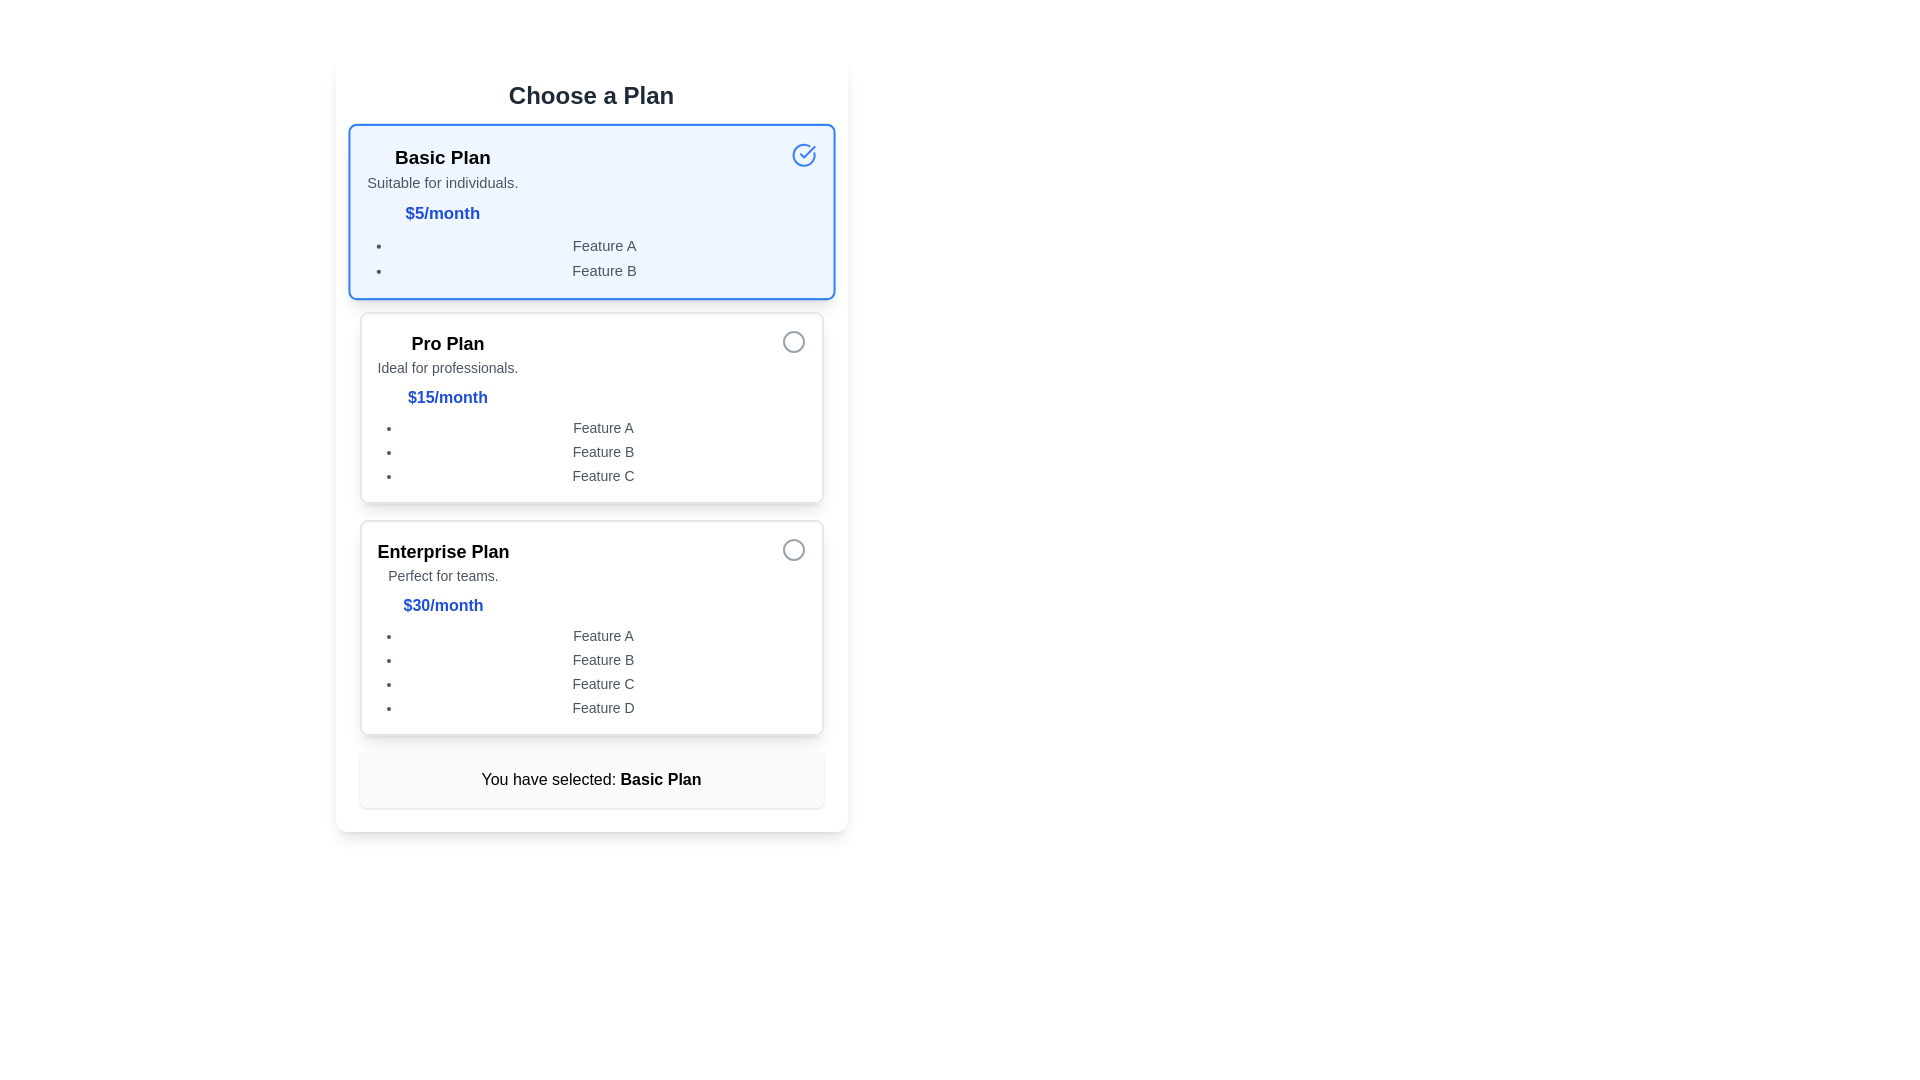  Describe the element at coordinates (602, 707) in the screenshot. I see `the static text list item labeled 'Feature D', which is the last entry in a bulleted list within the 'Enterprise Plan' section` at that location.